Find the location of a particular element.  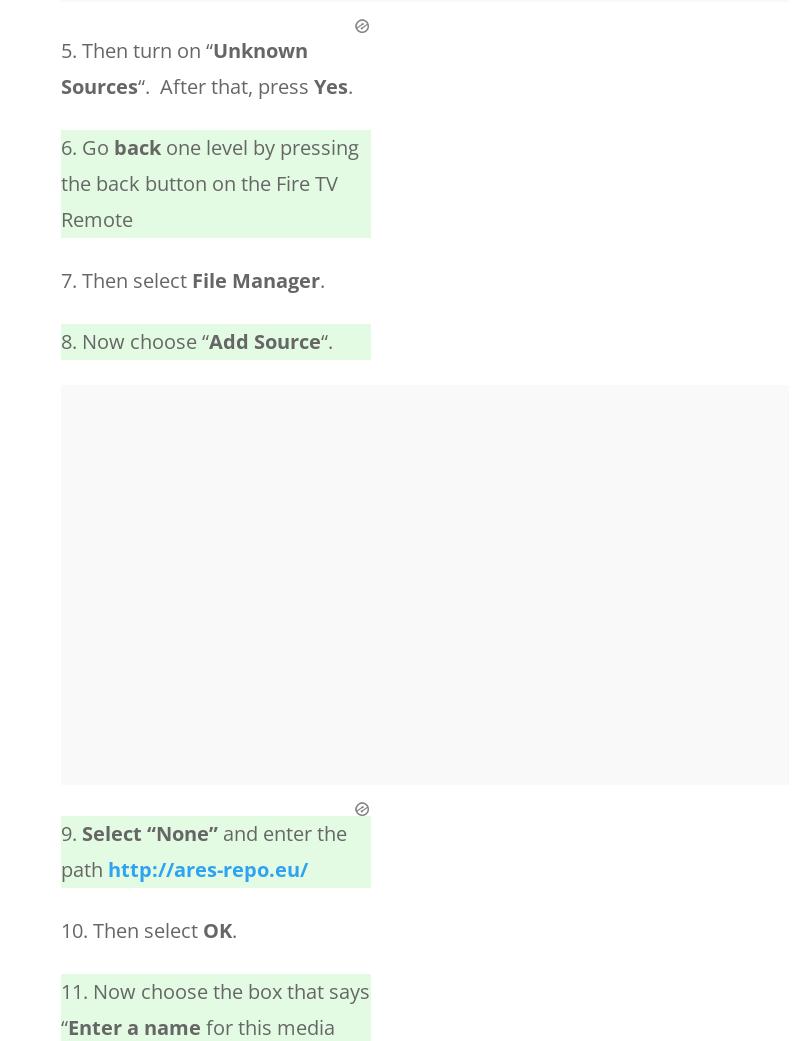

'“.  After that, press' is located at coordinates (225, 85).